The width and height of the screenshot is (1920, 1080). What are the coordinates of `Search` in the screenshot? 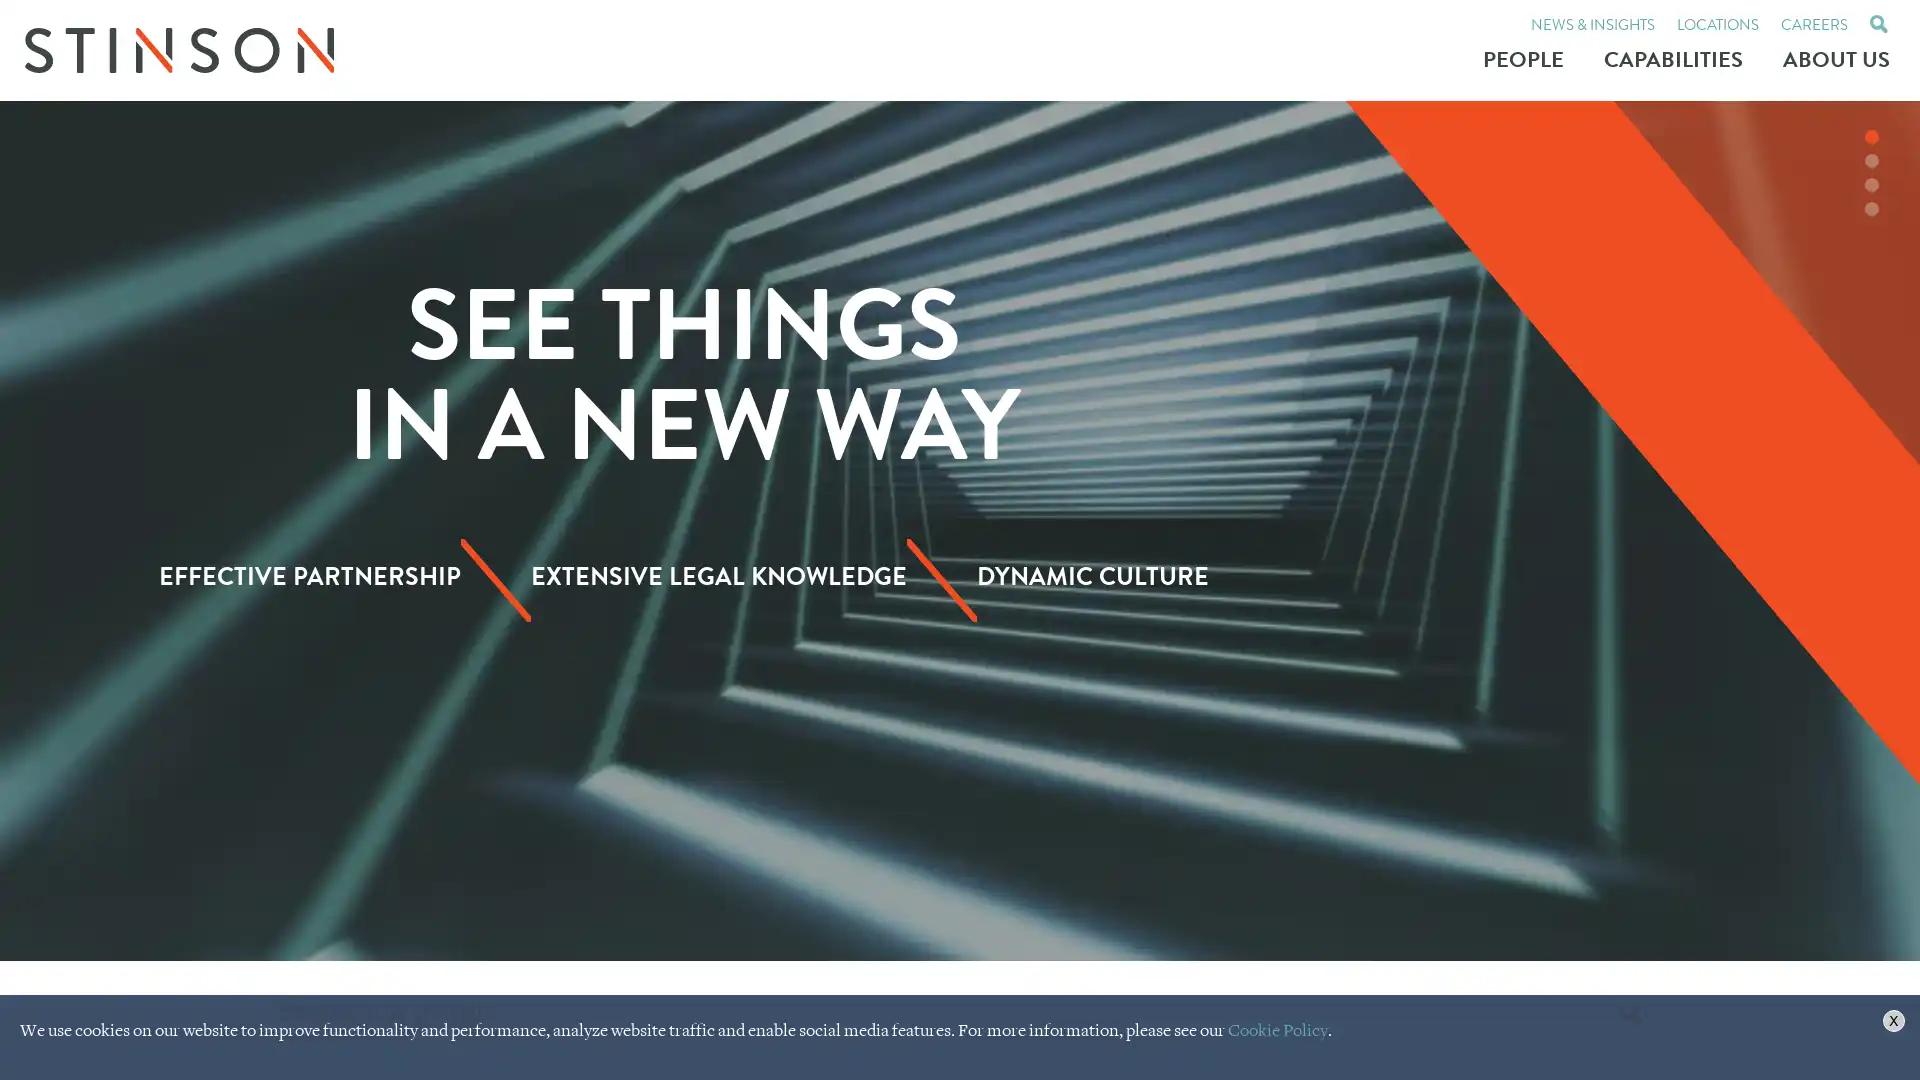 It's located at (1630, 1014).